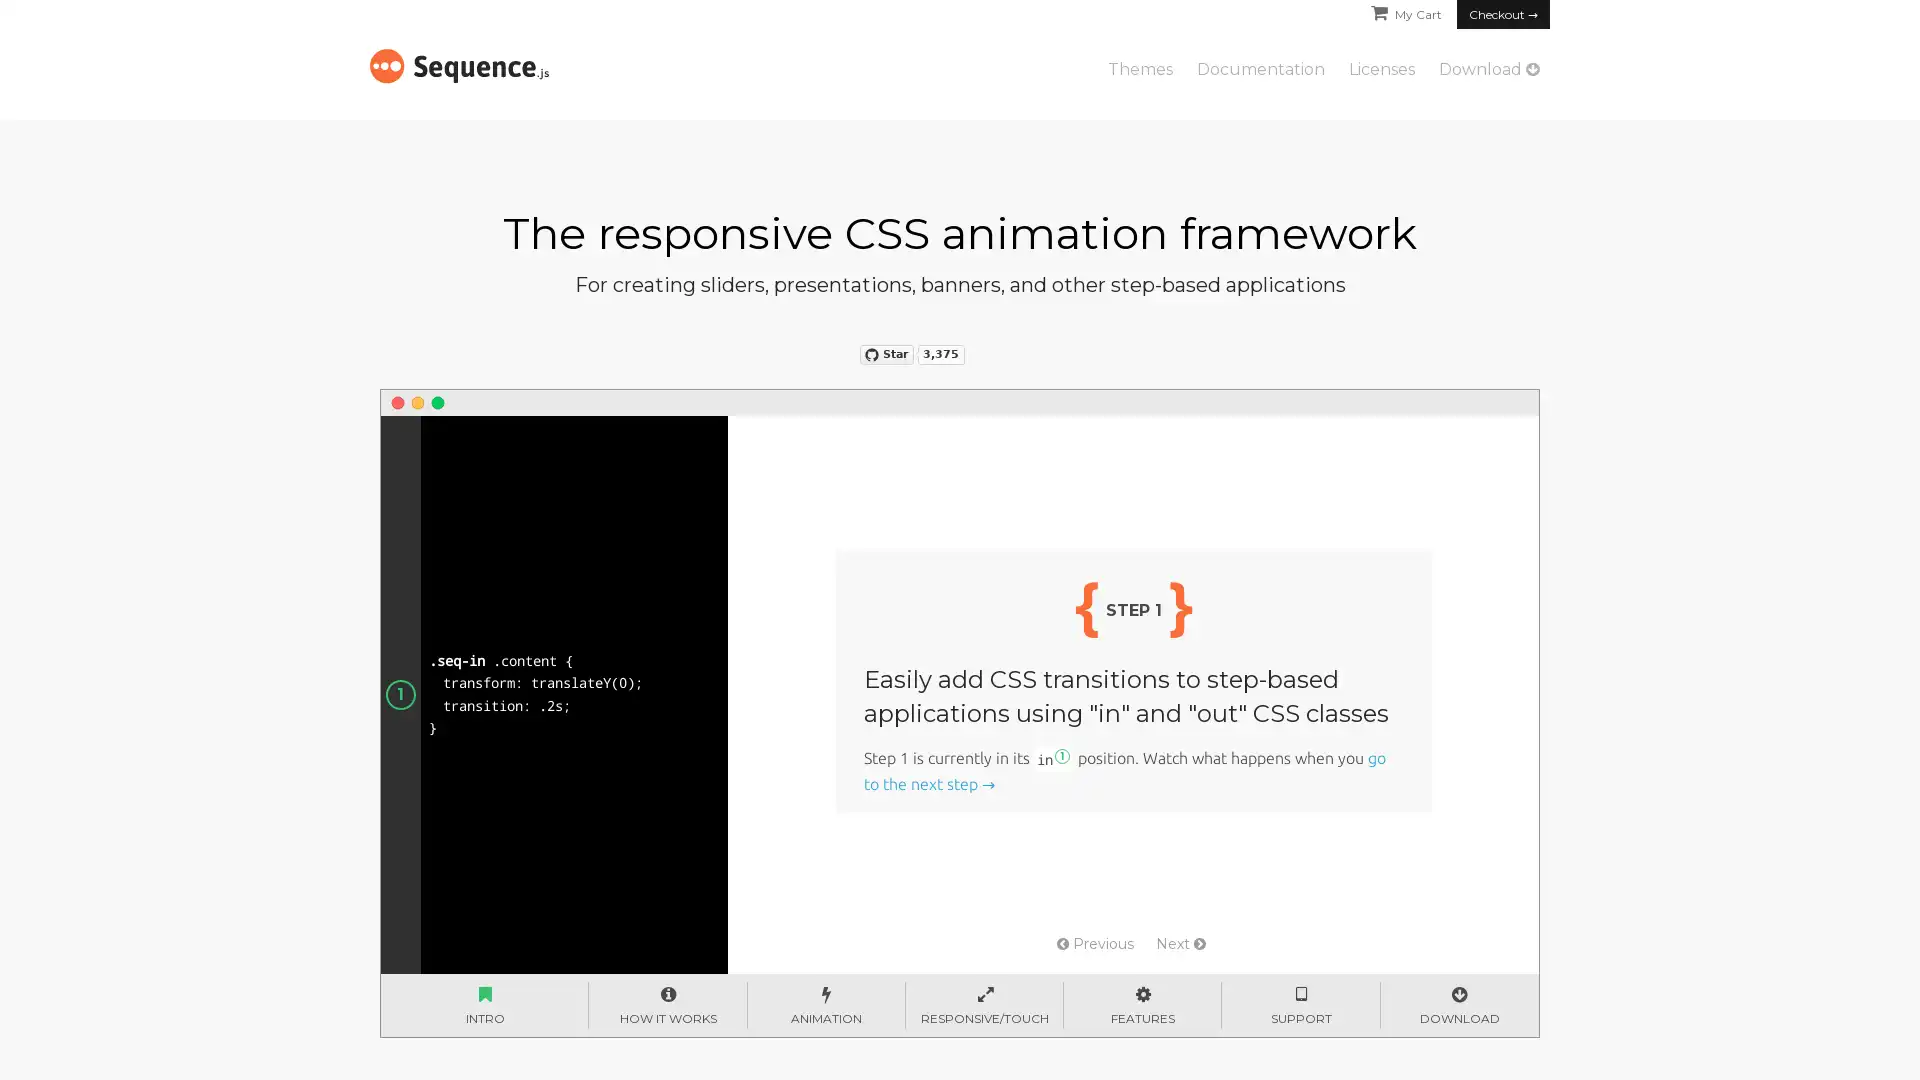 This screenshot has width=1920, height=1080. What do you see at coordinates (1094, 944) in the screenshot?
I see `Previous` at bounding box center [1094, 944].